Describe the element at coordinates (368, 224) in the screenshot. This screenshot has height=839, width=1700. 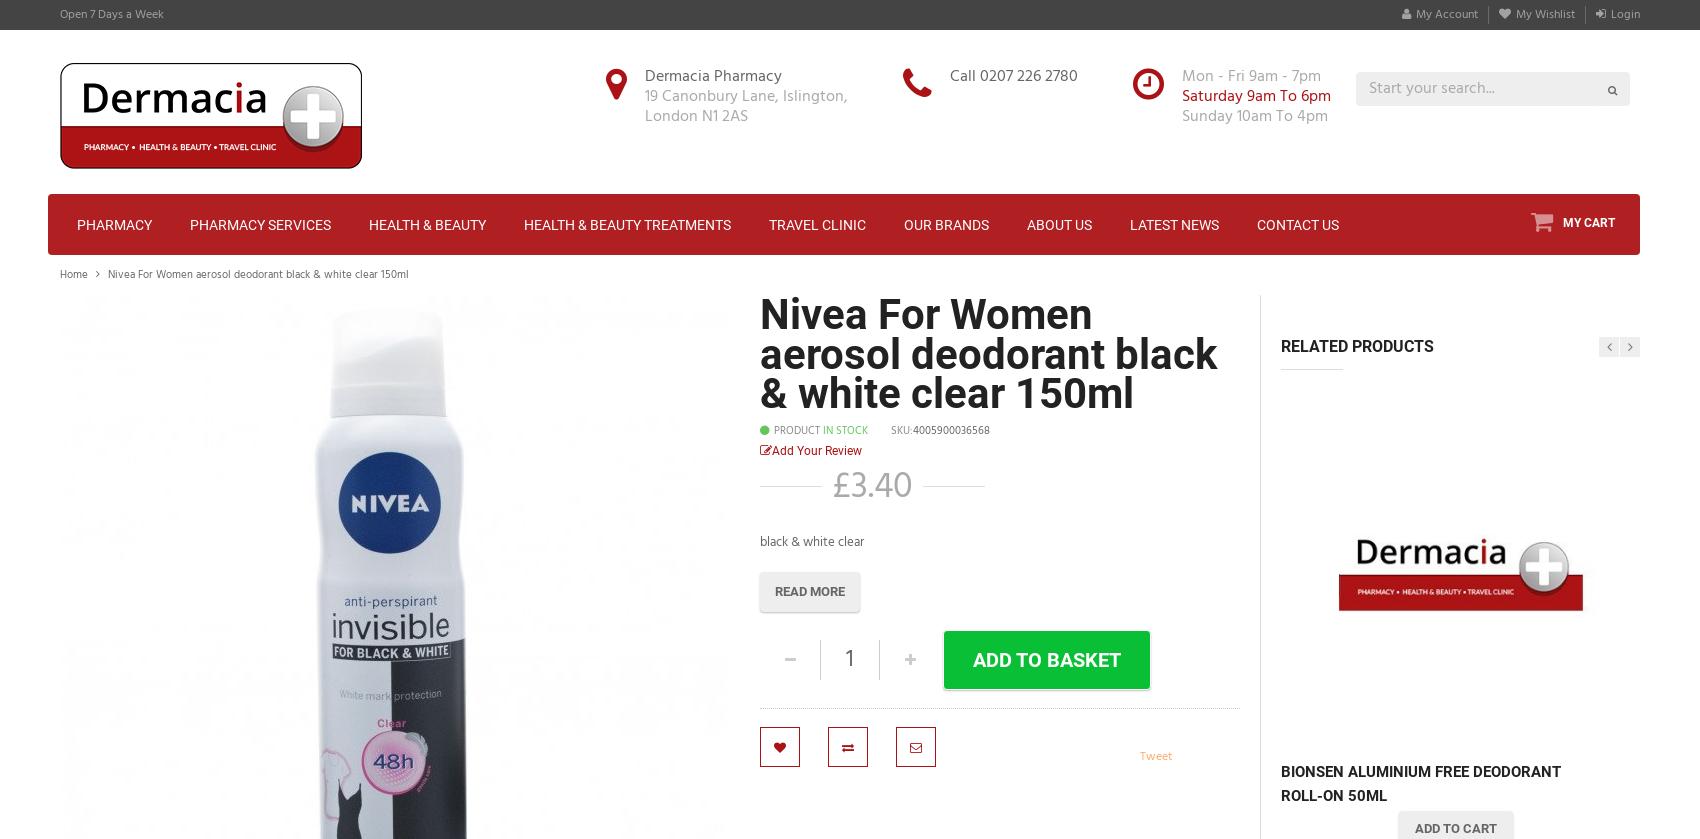
I see `'Health & Beauty'` at that location.